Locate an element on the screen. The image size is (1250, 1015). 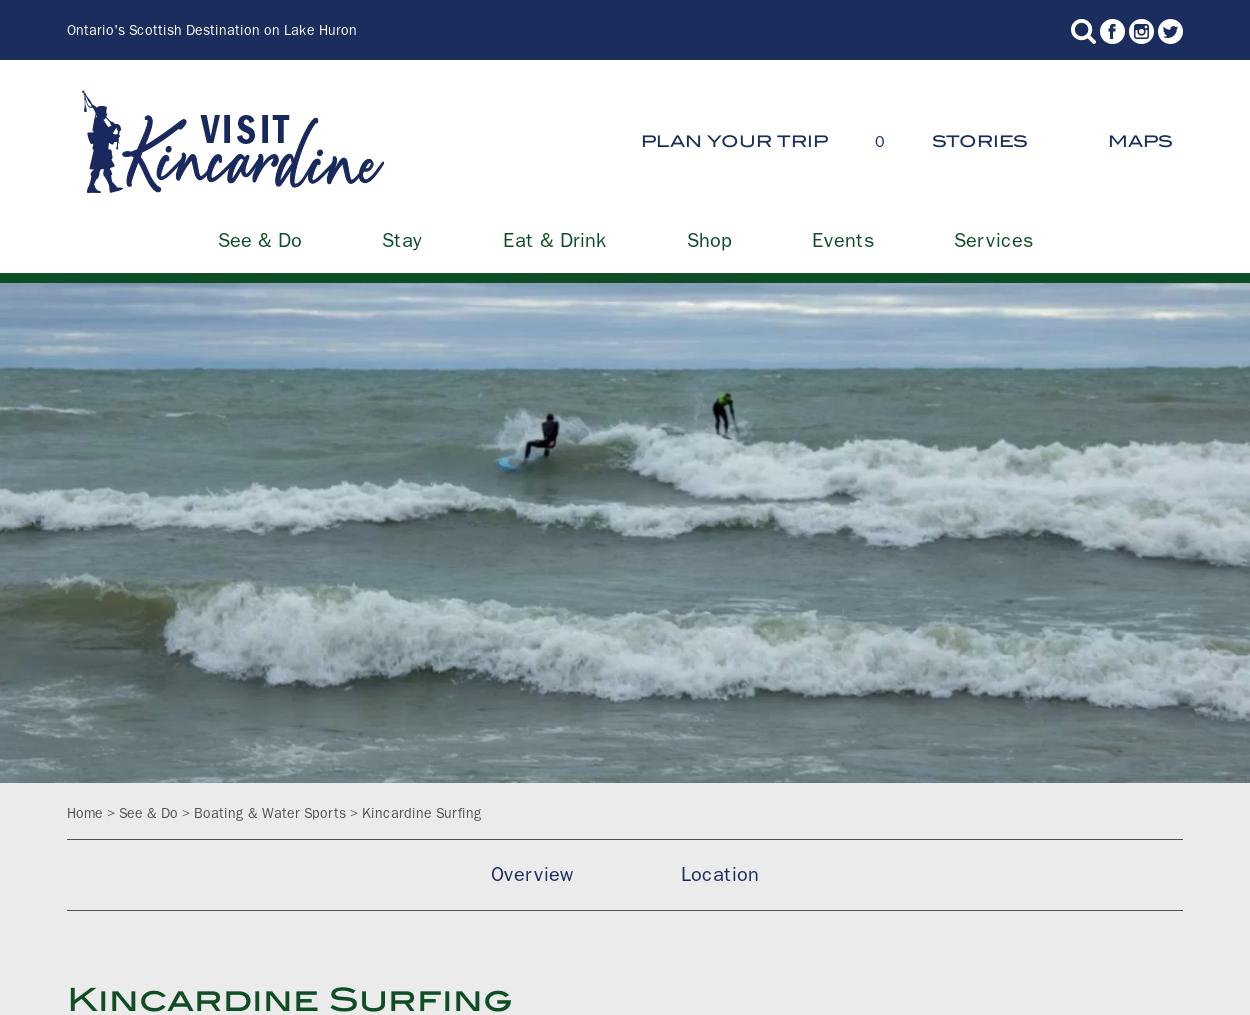
'Casual Dining' is located at coordinates (886, 236).